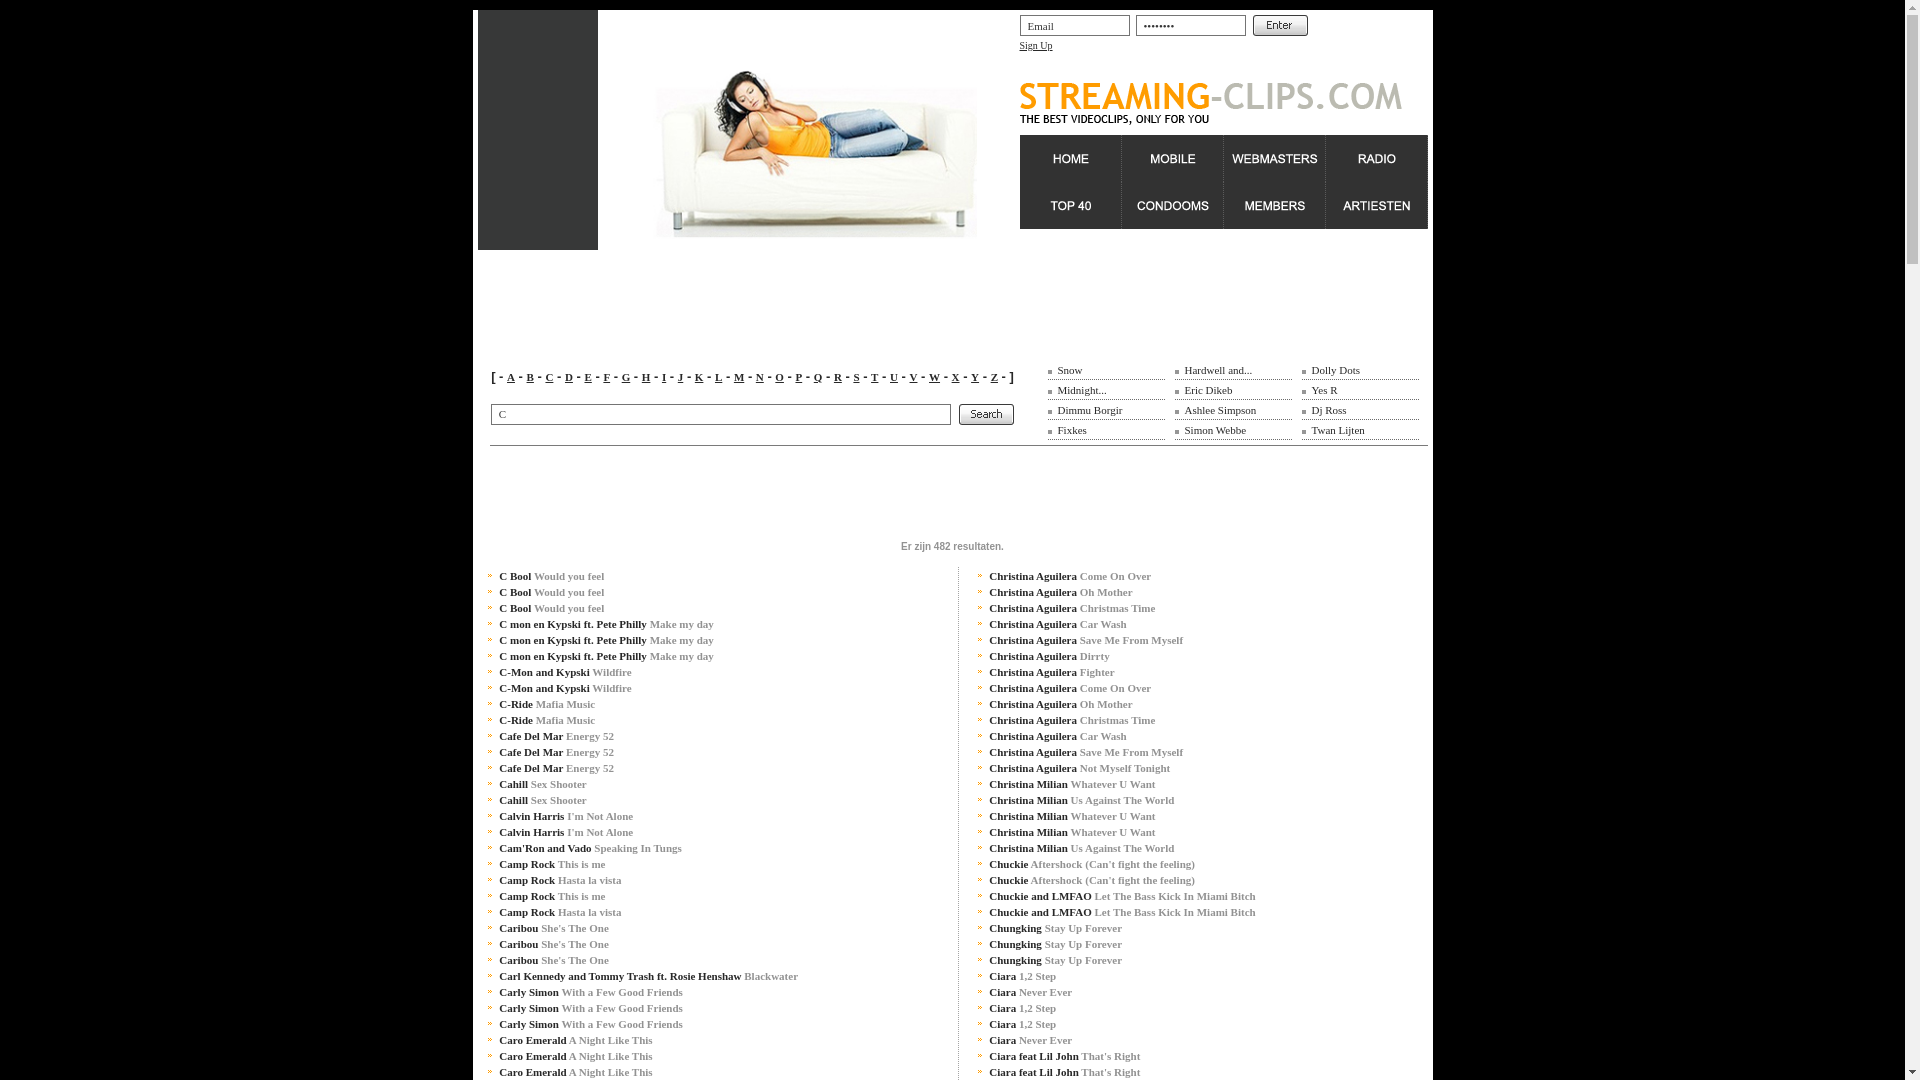 This screenshot has width=1920, height=1080. Describe the element at coordinates (1069, 686) in the screenshot. I see `'Christina Aguilera Come On Over'` at that location.